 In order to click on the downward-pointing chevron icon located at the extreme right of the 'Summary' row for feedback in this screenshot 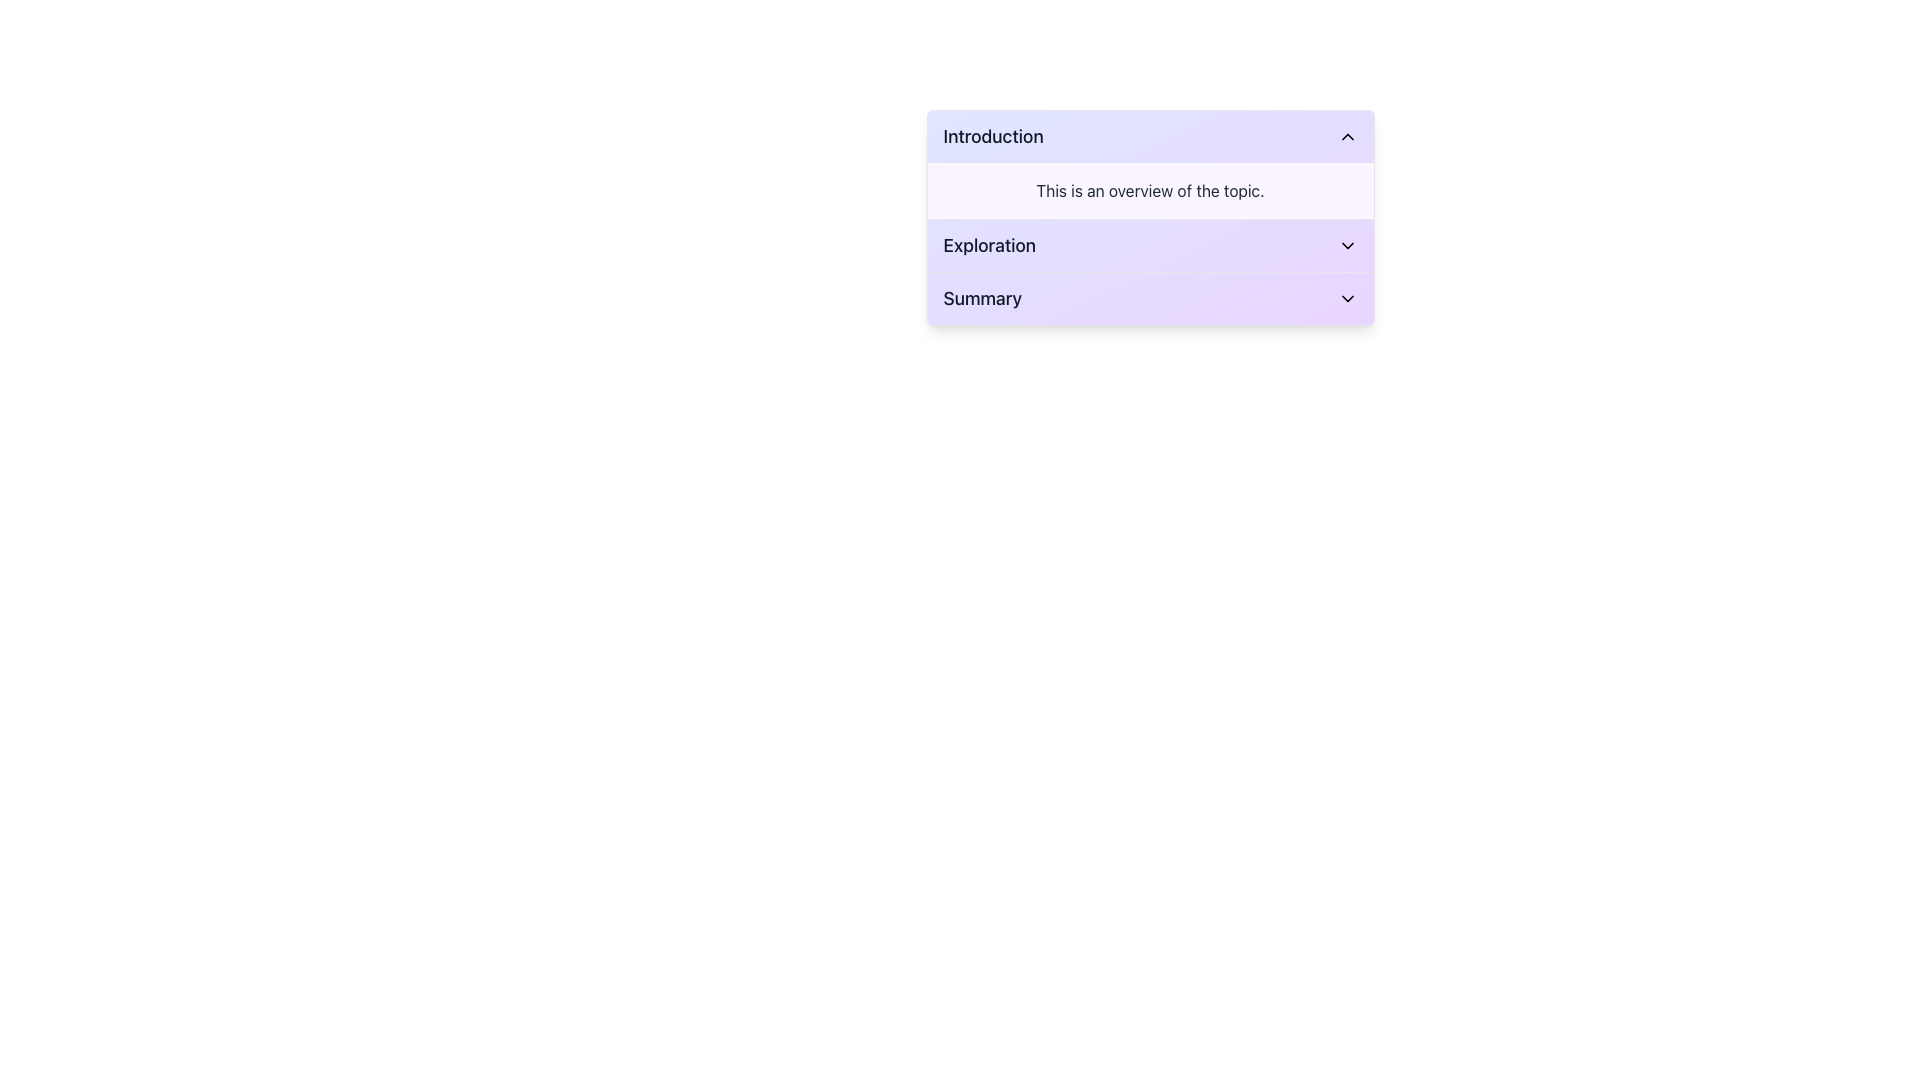, I will do `click(1347, 299)`.